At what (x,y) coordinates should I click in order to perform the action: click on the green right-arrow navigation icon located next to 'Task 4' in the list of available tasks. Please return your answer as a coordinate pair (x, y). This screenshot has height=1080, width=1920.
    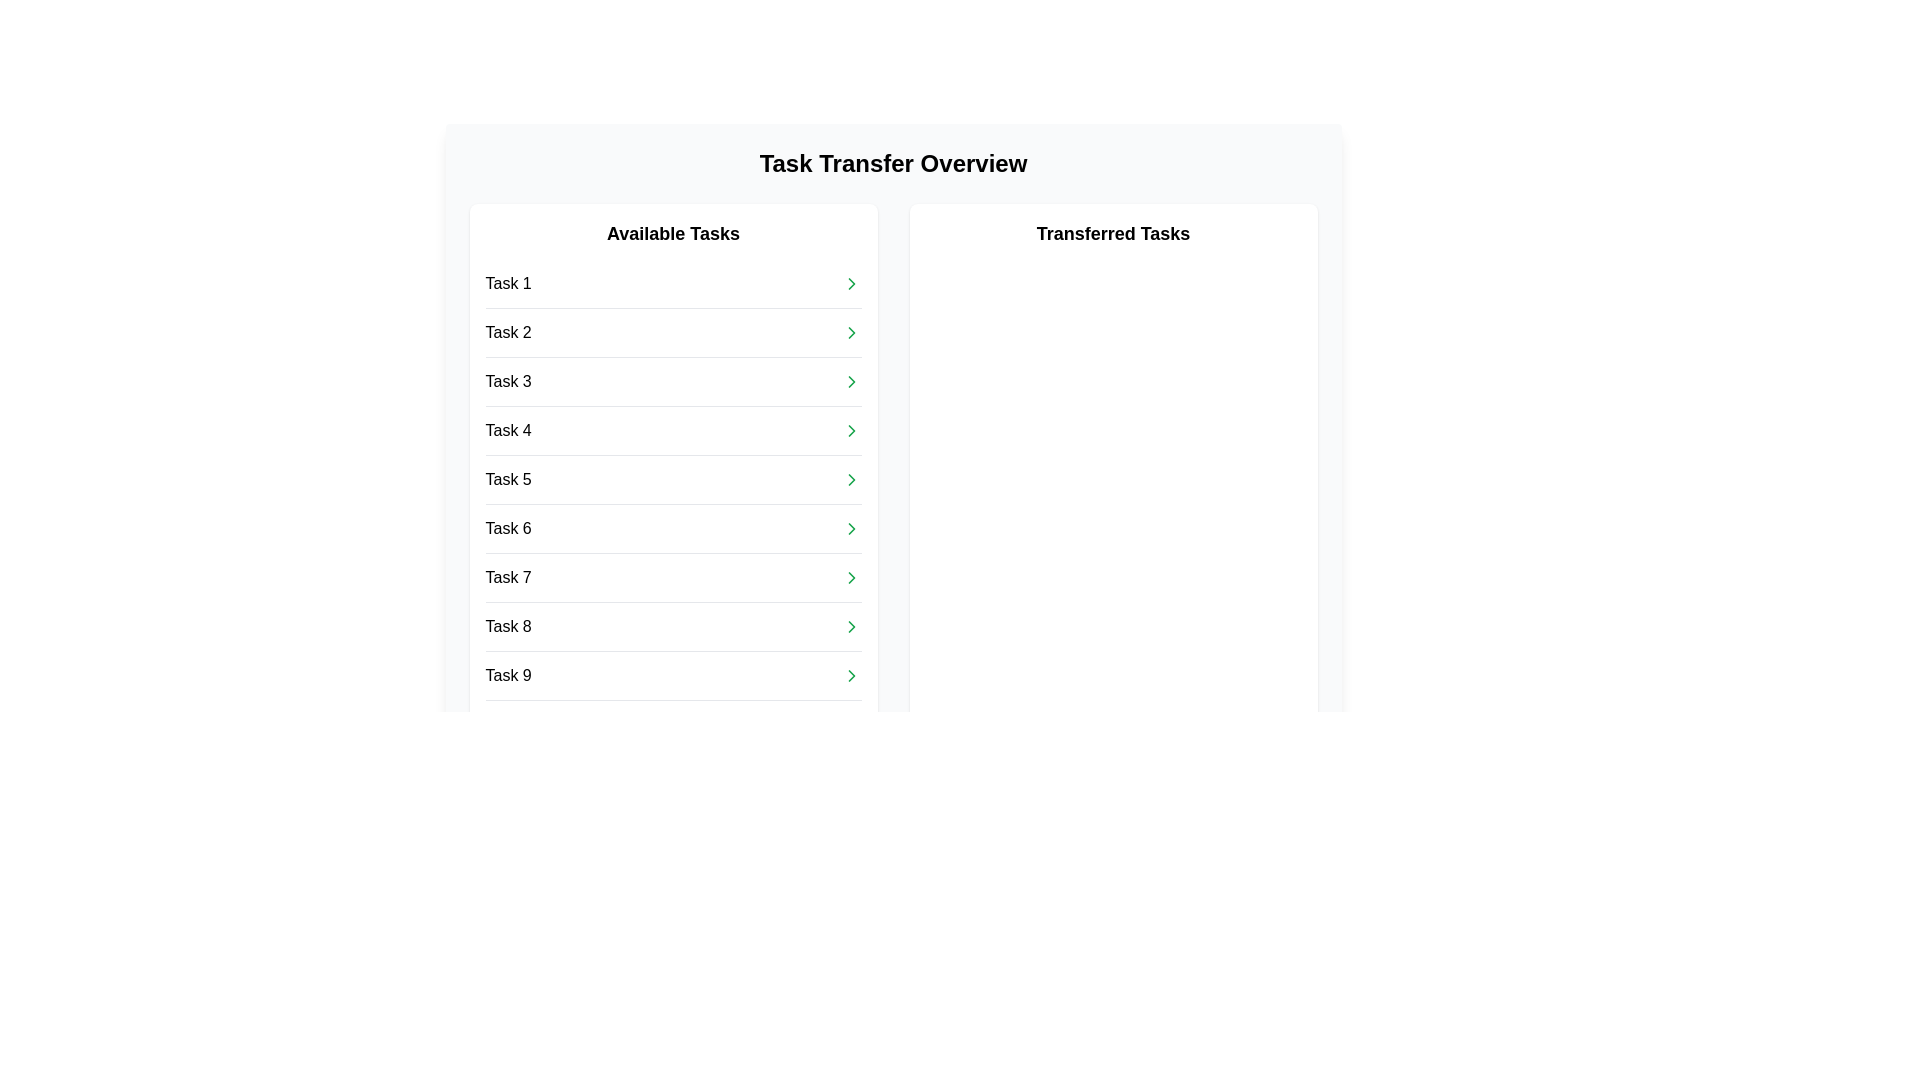
    Looking at the image, I should click on (851, 430).